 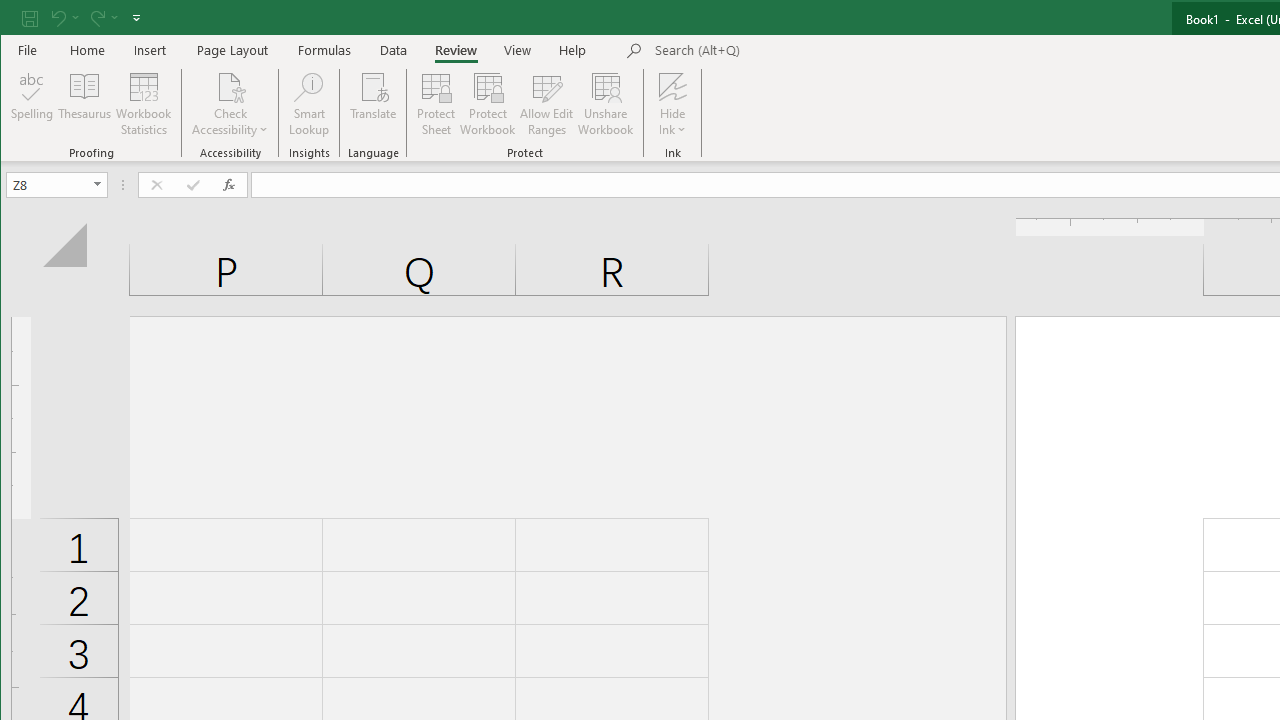 What do you see at coordinates (488, 104) in the screenshot?
I see `'Protect Workbook...'` at bounding box center [488, 104].